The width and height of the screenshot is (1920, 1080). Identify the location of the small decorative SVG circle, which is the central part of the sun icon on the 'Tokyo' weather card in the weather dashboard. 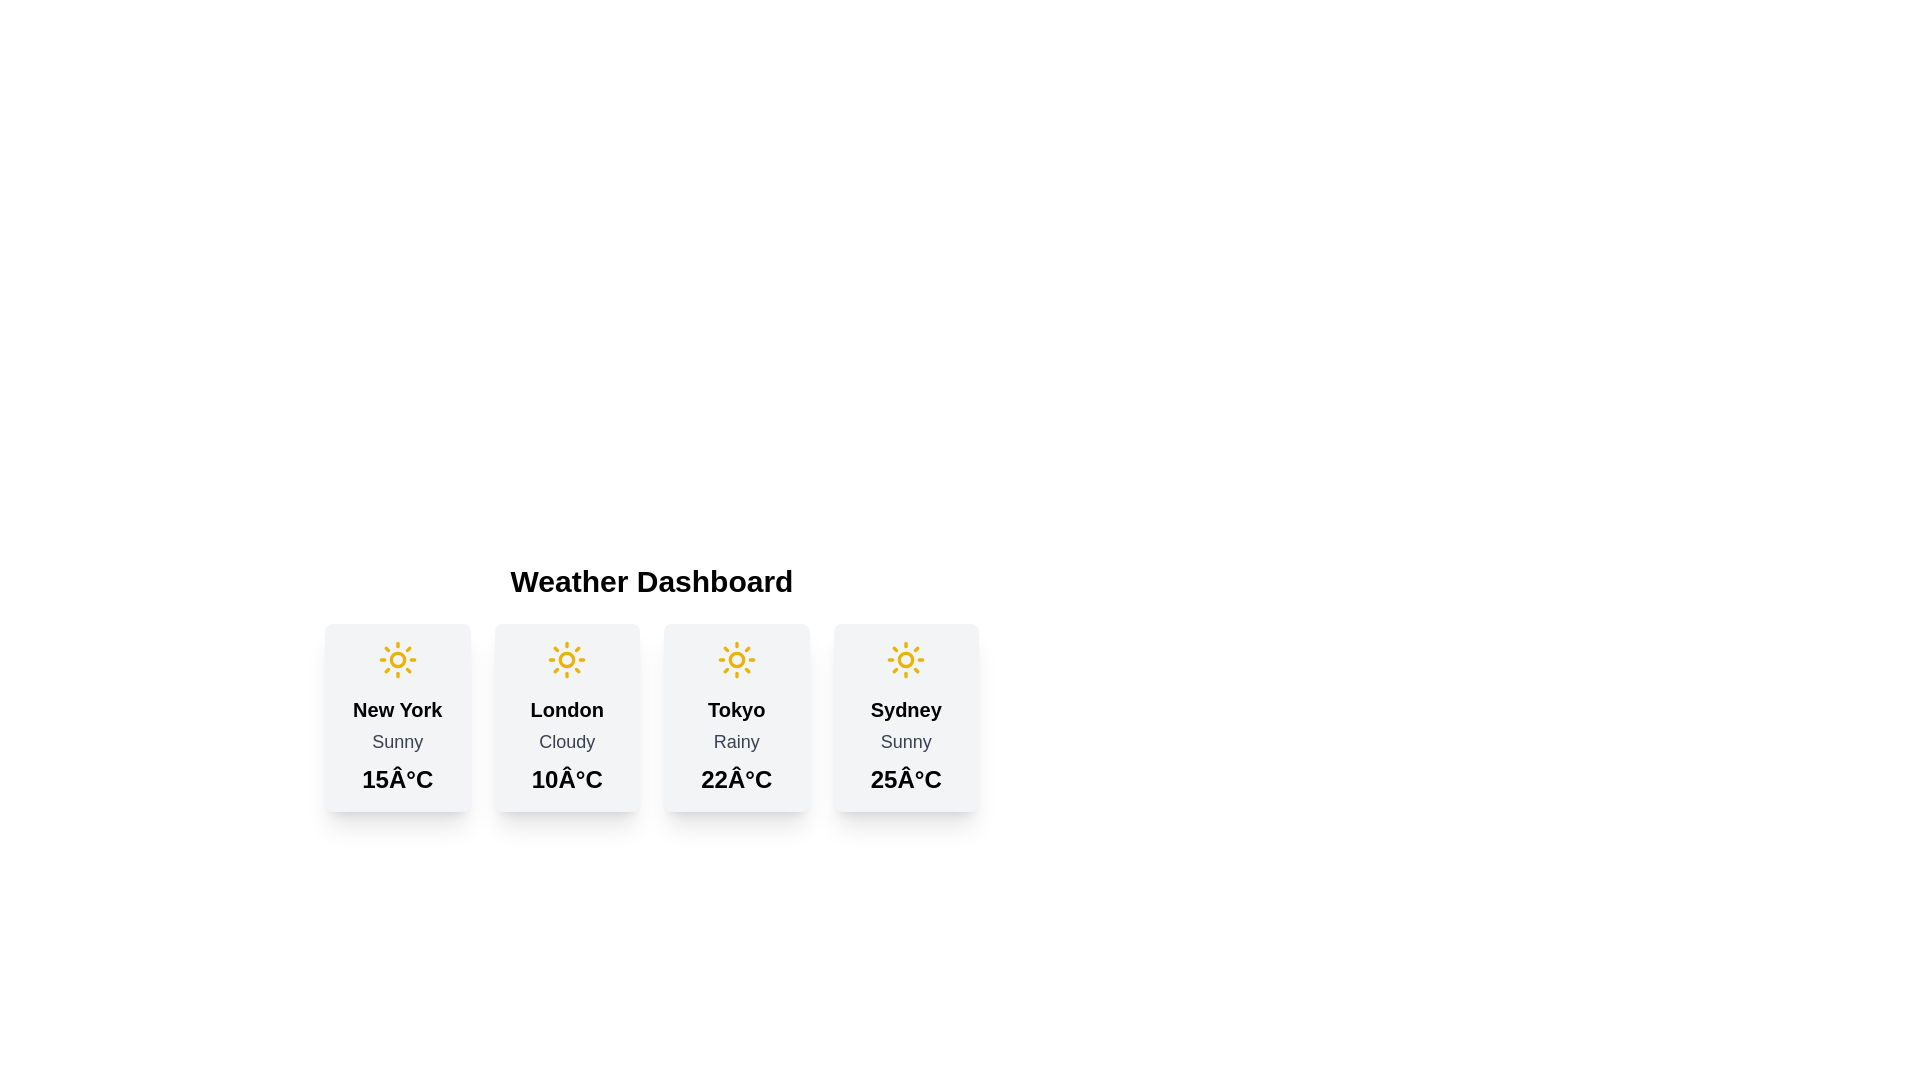
(735, 659).